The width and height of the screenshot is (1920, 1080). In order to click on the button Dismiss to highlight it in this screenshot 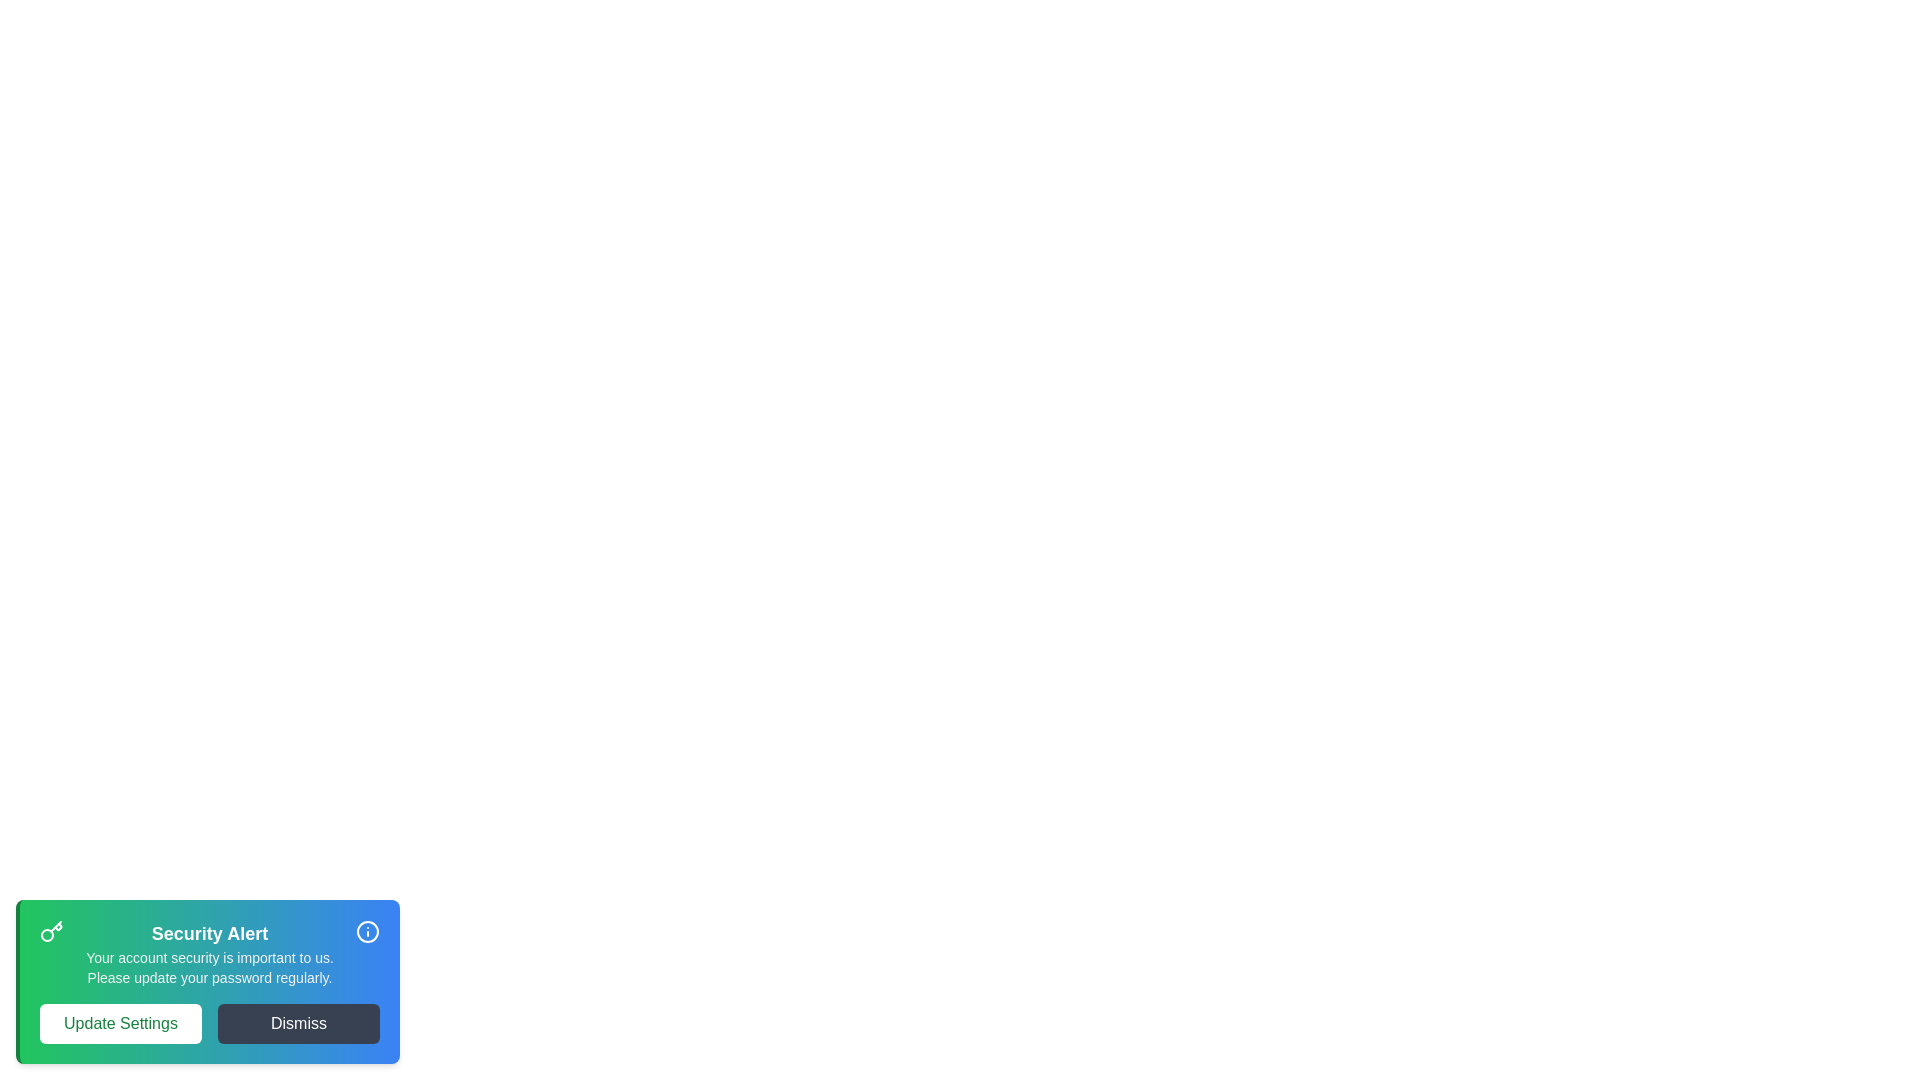, I will do `click(297, 1023)`.